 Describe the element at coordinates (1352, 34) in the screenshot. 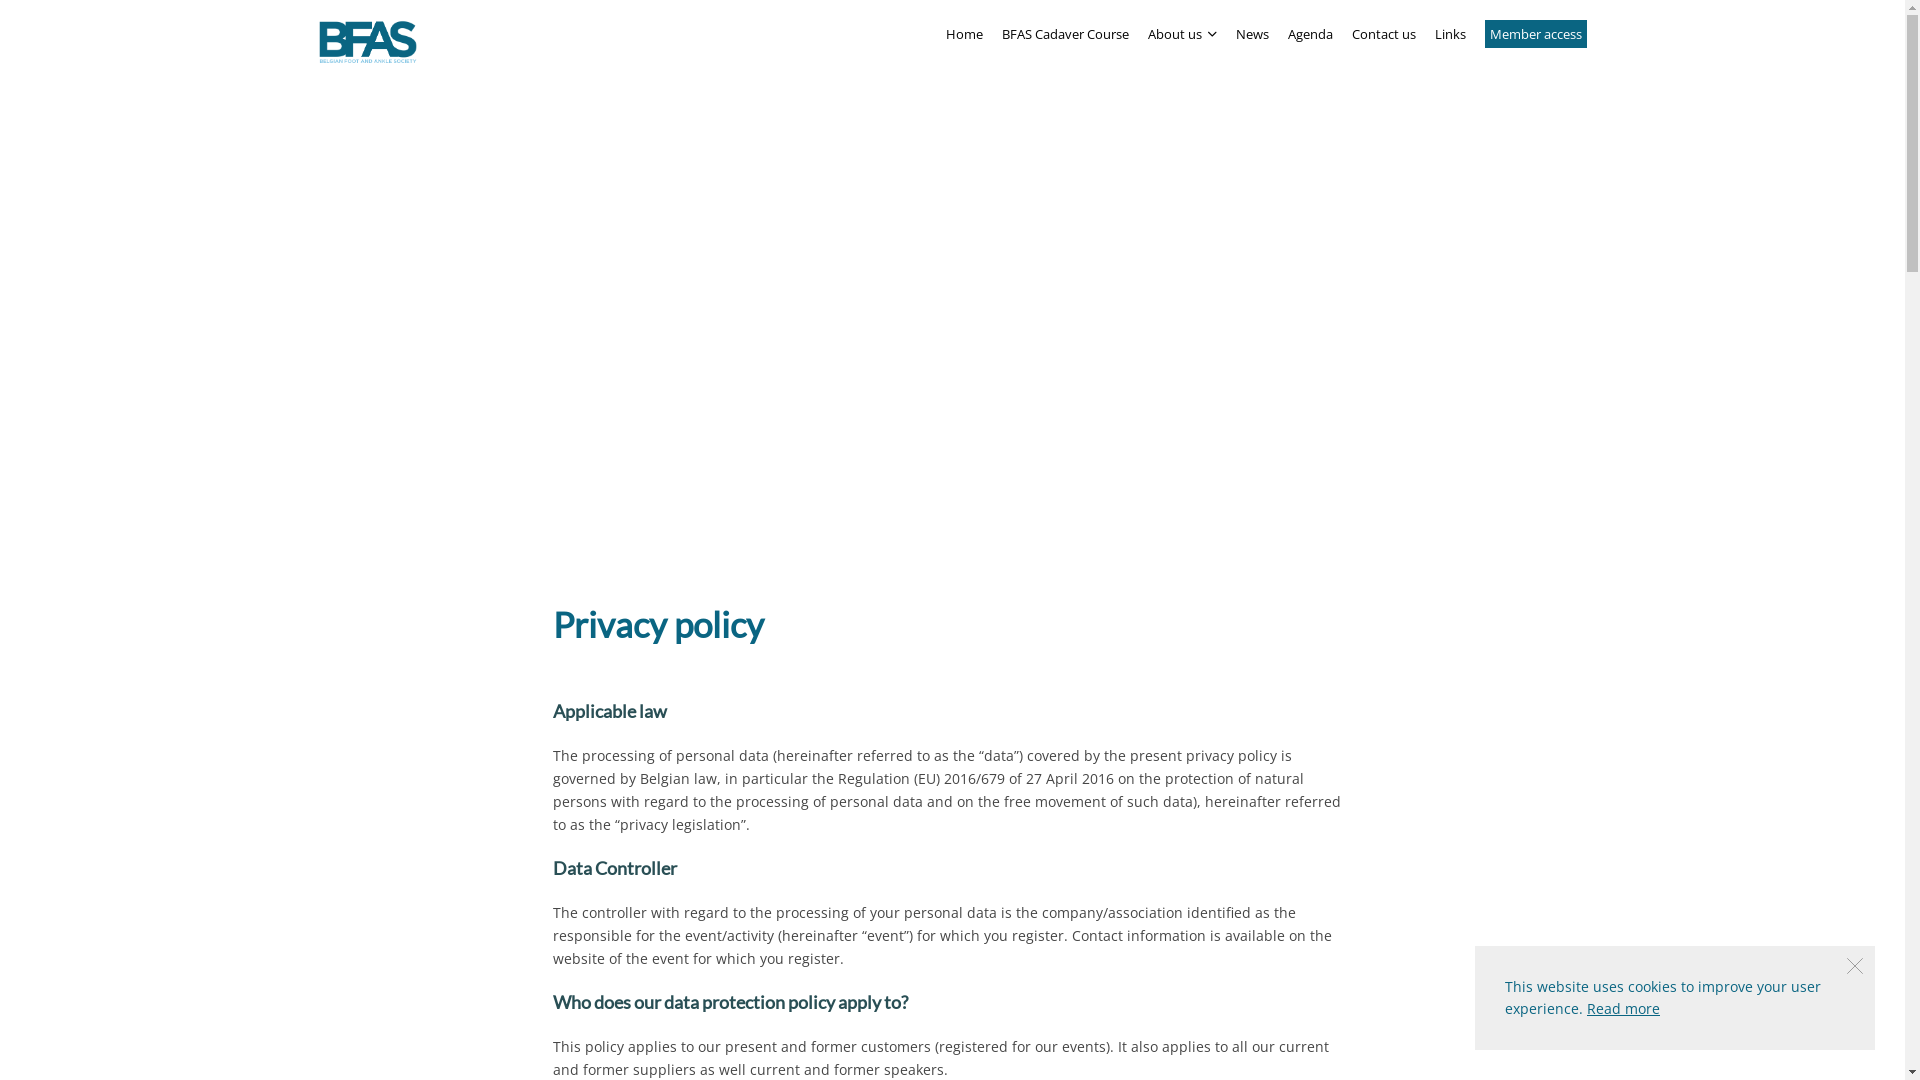

I see `'Contact us'` at that location.